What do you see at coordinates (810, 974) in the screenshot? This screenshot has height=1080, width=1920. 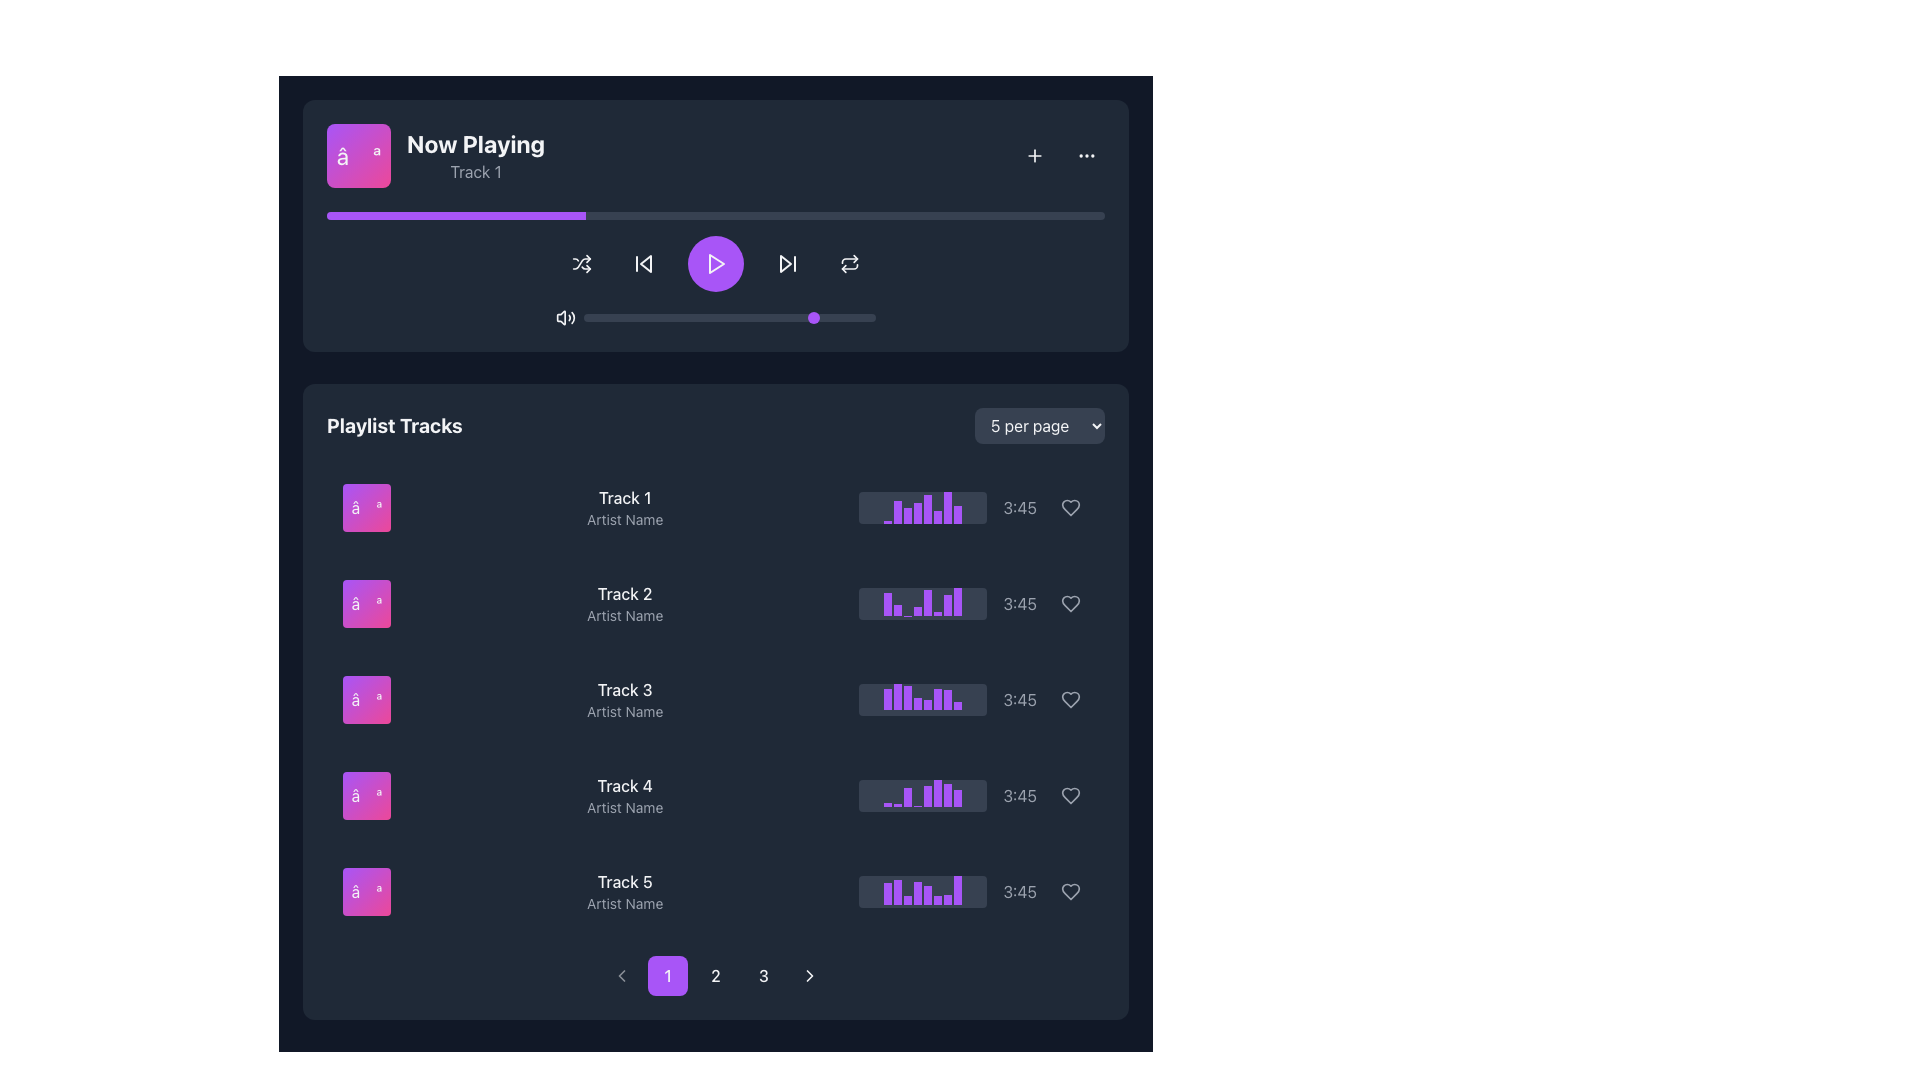 I see `the button with an embedded arrow icon located at the bottom-right corner of the pagination control to change its appearance` at bounding box center [810, 974].